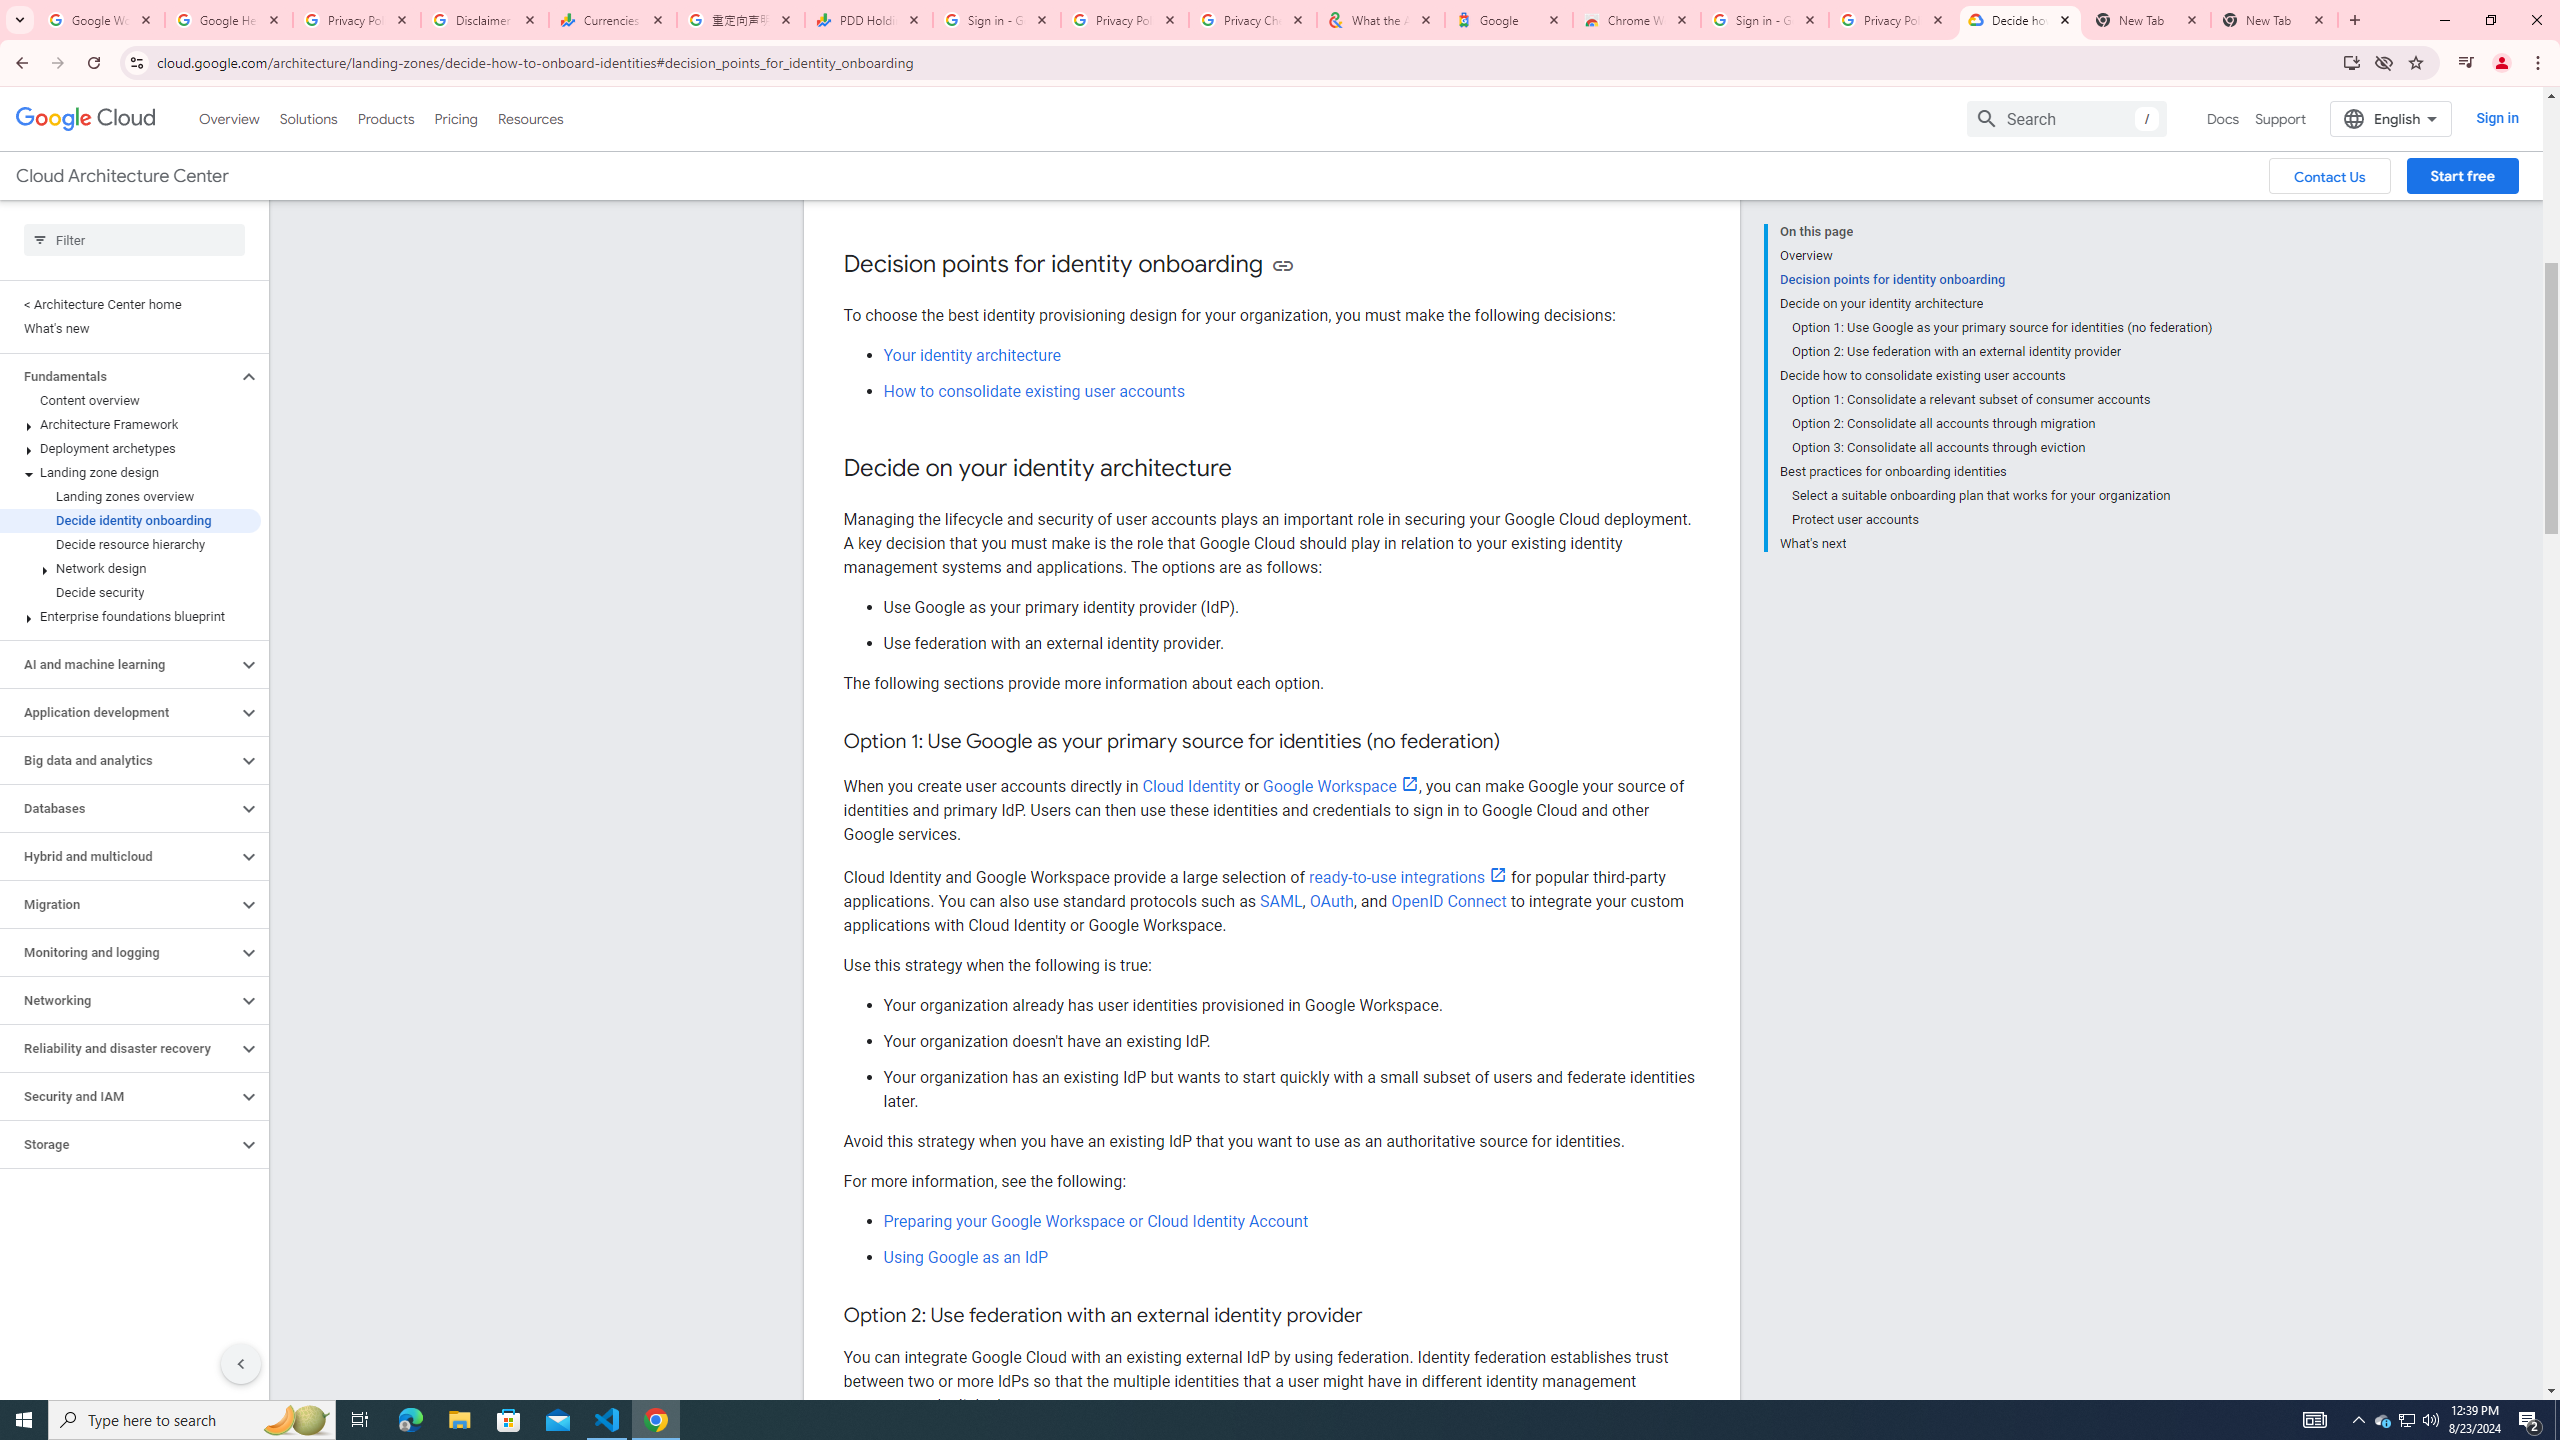  I want to click on 'Control your music, videos, and more', so click(2466, 62).